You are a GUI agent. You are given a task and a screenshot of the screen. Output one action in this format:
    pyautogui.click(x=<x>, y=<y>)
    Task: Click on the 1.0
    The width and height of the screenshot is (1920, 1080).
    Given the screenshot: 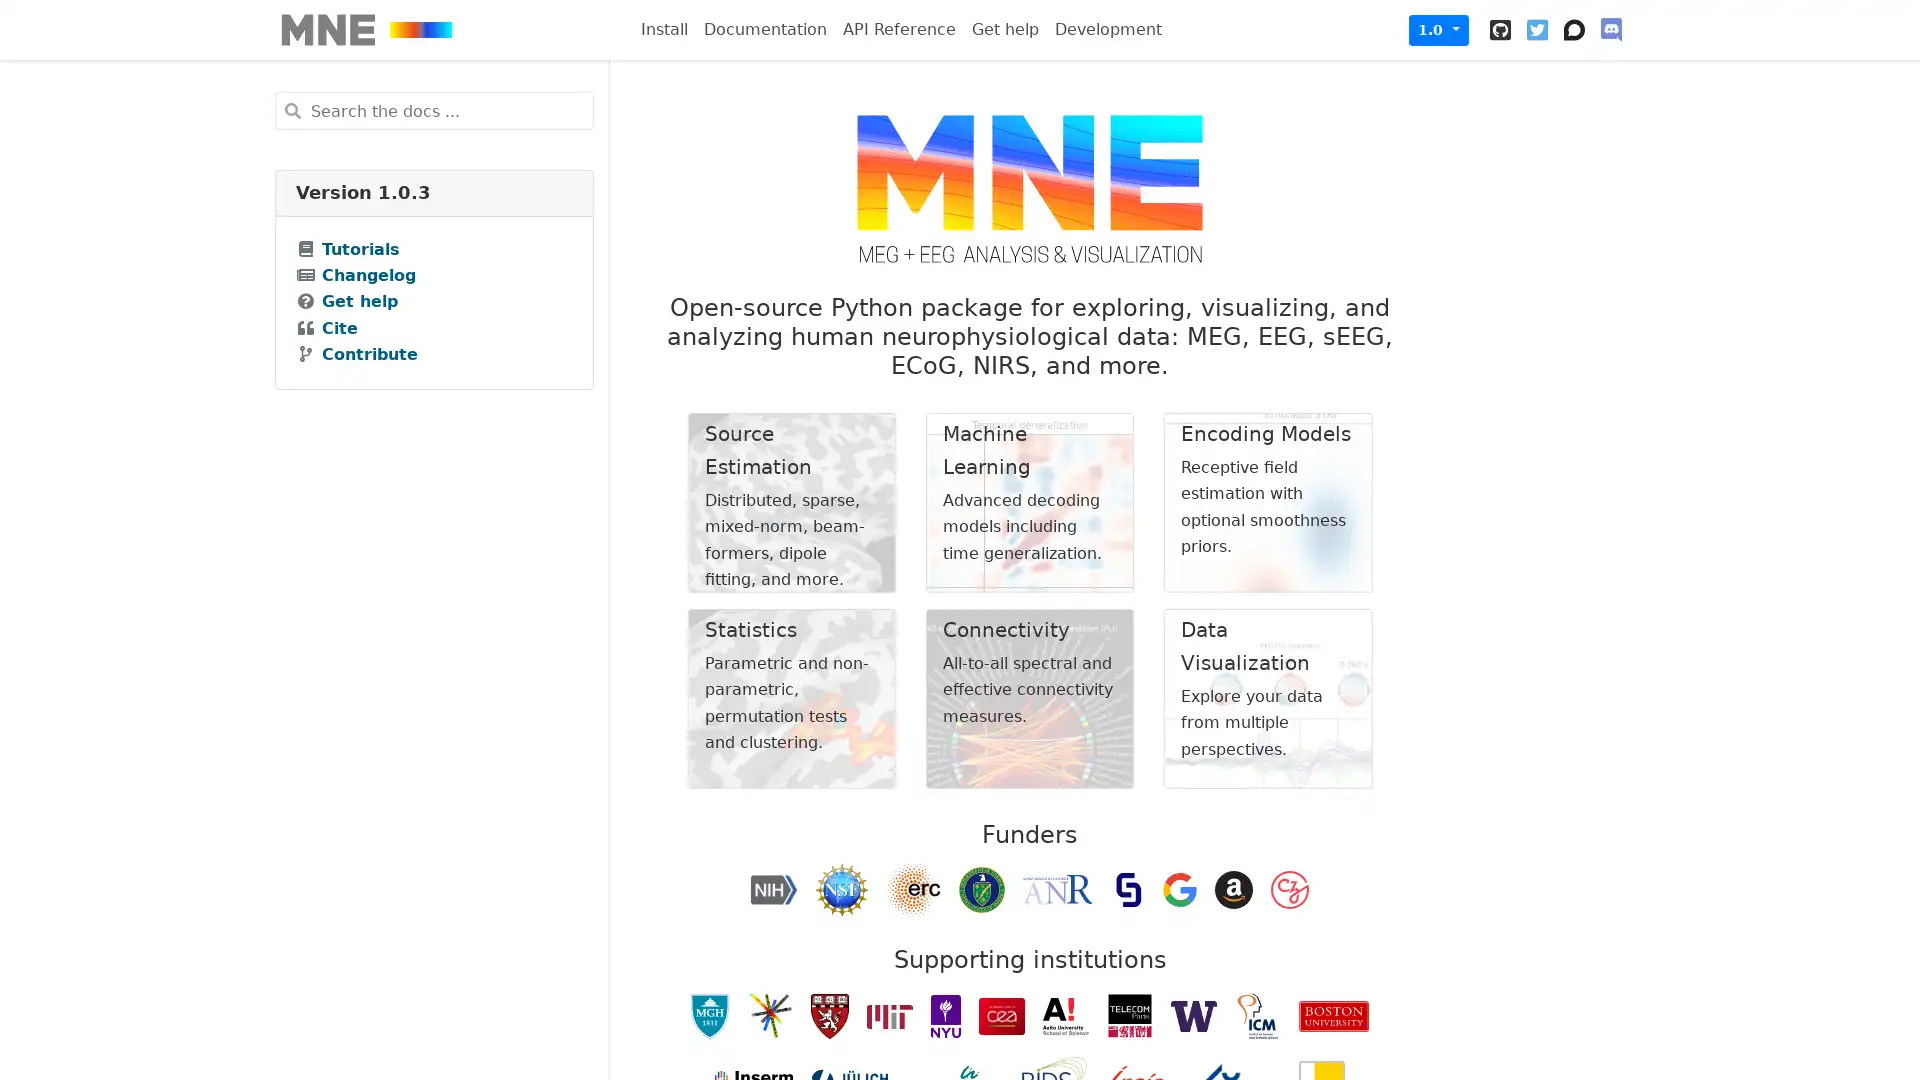 What is the action you would take?
    pyautogui.click(x=1438, y=29)
    